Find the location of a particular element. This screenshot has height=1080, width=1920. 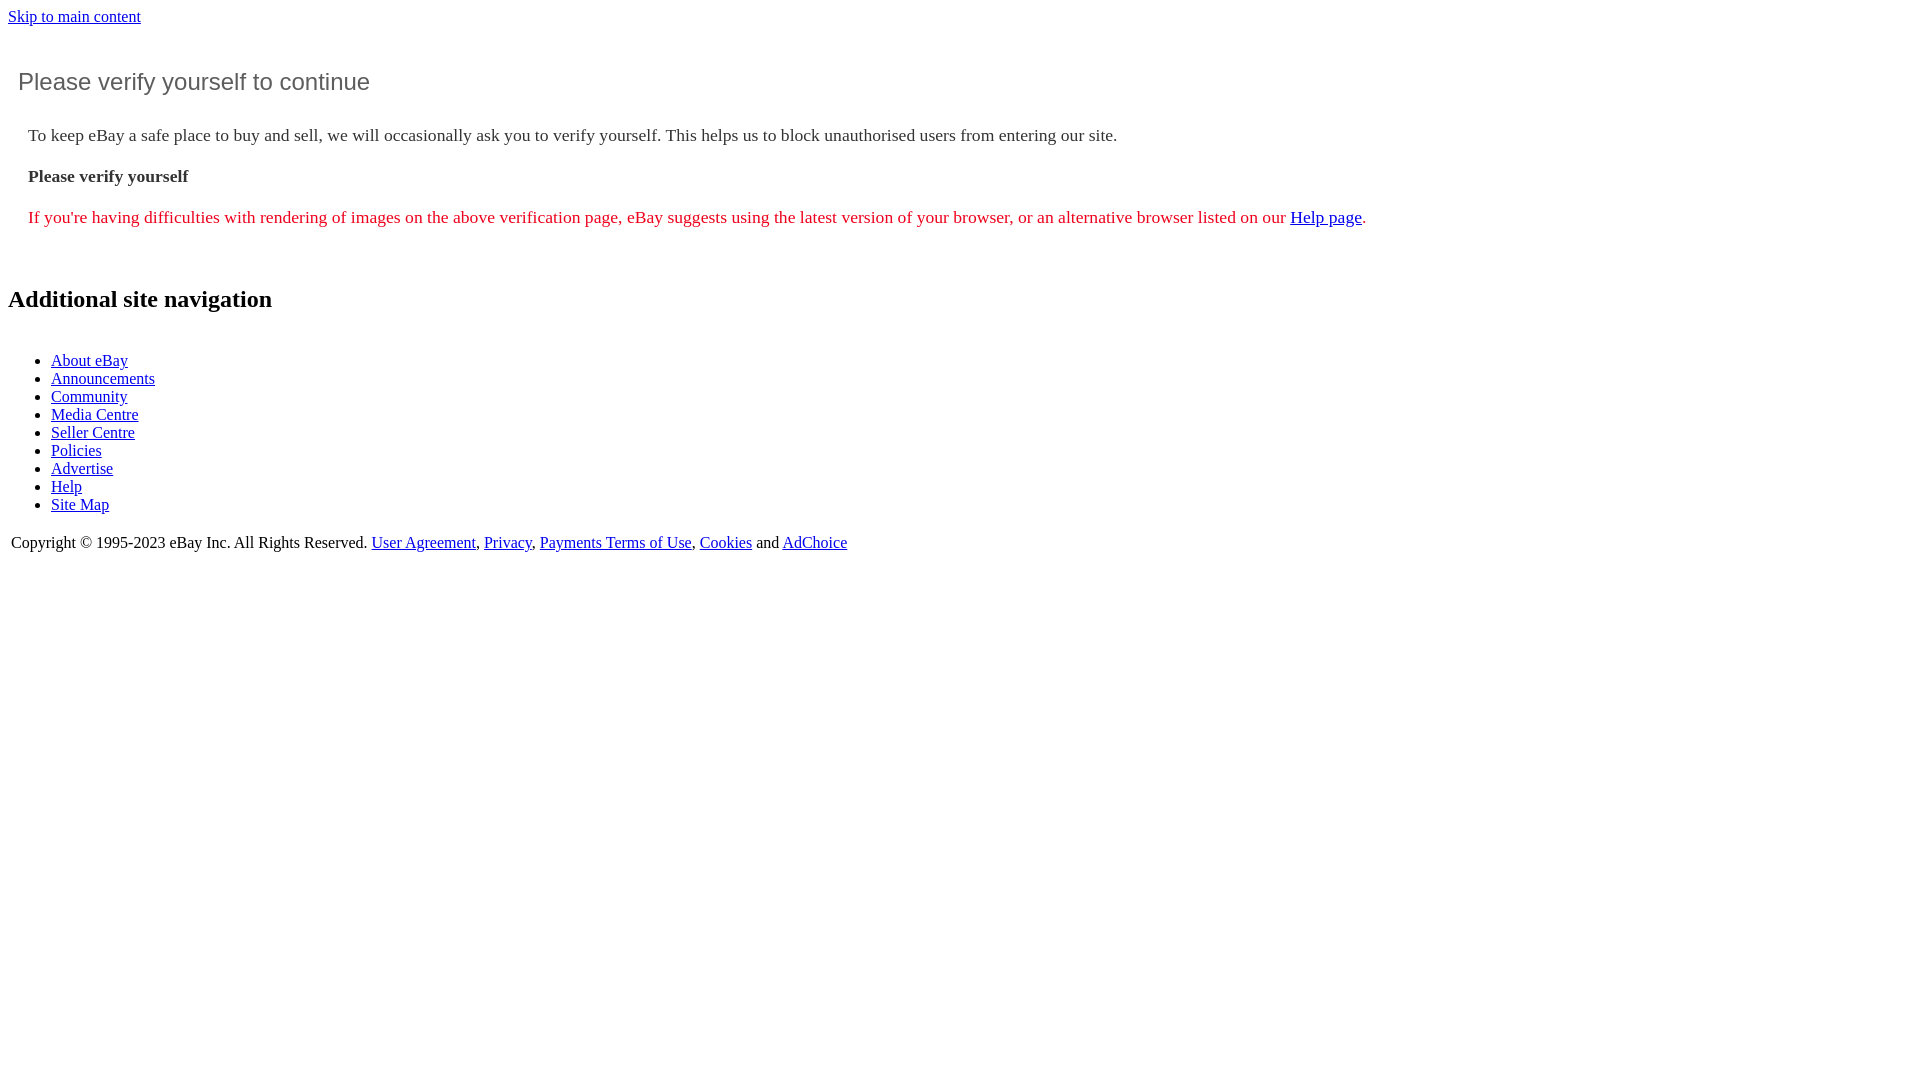

'Help' is located at coordinates (51, 486).